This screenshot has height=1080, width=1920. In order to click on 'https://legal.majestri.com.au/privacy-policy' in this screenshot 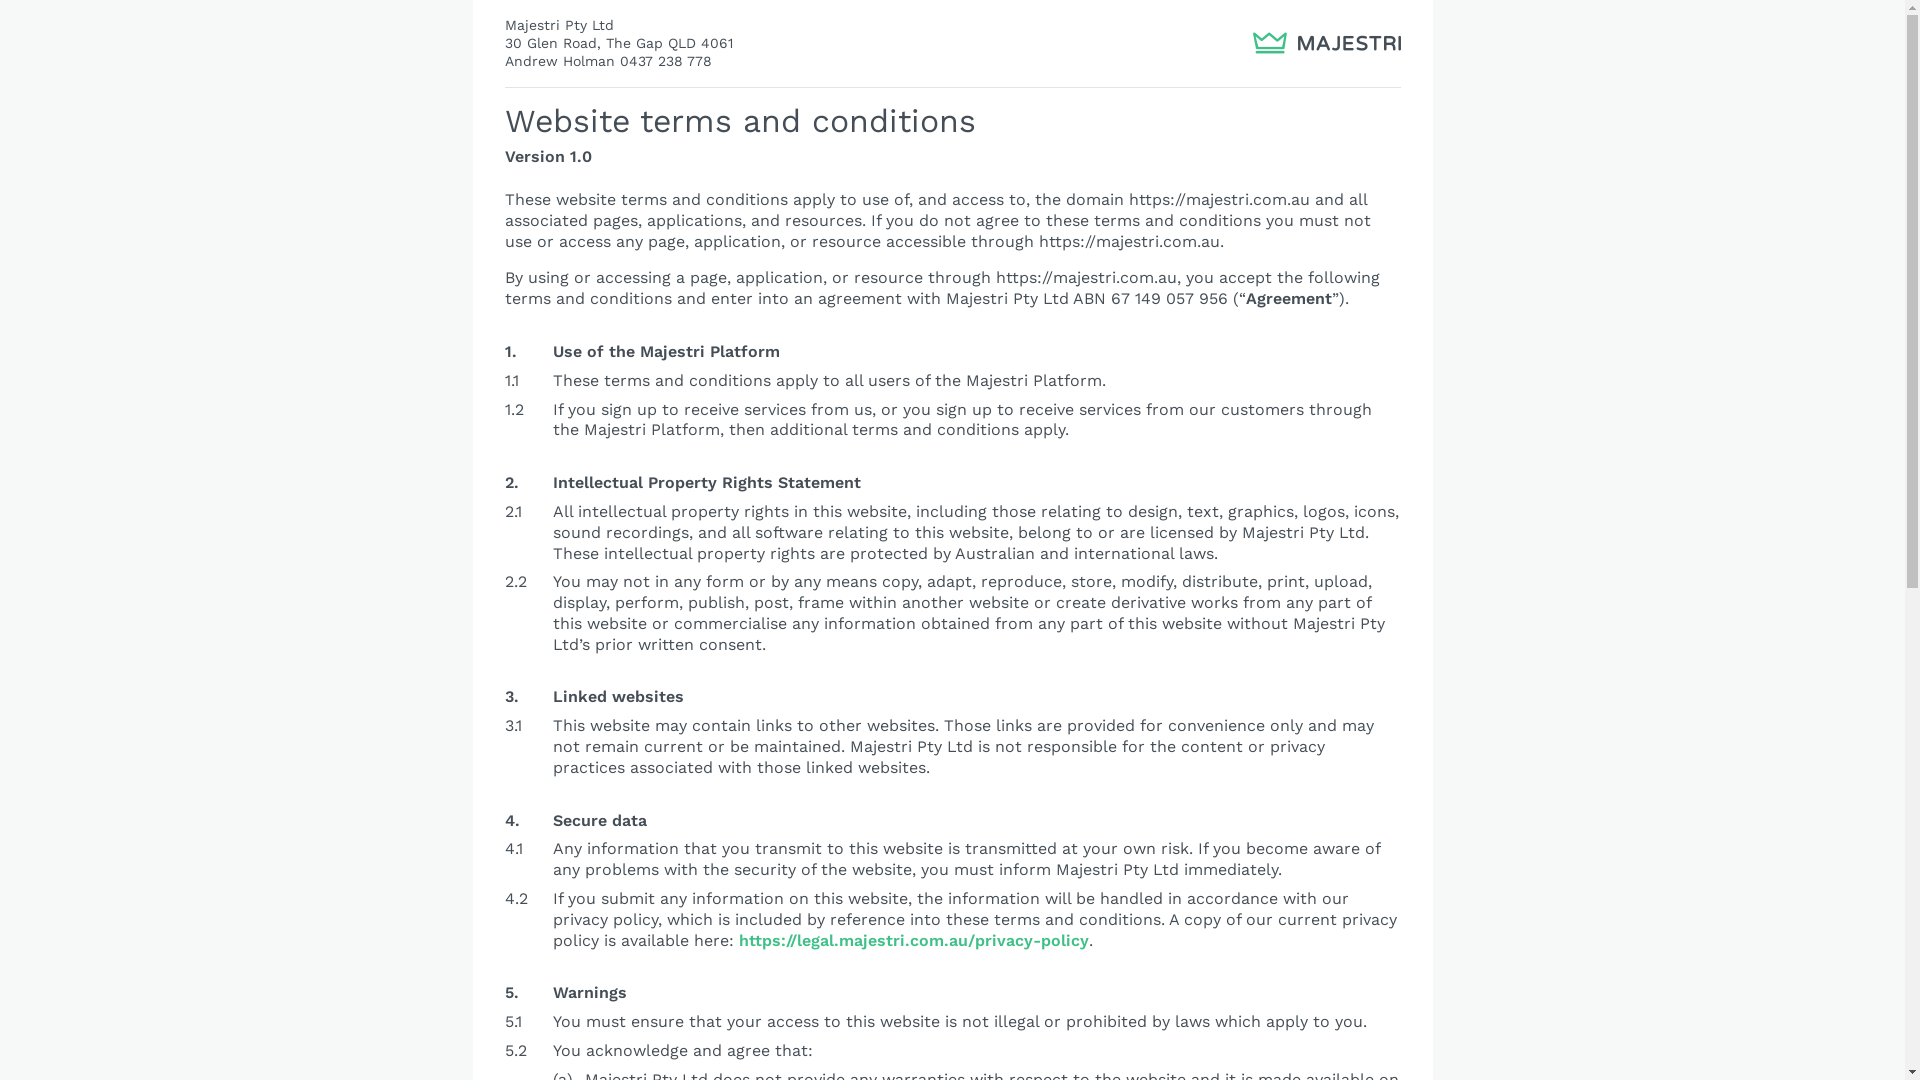, I will do `click(911, 940)`.